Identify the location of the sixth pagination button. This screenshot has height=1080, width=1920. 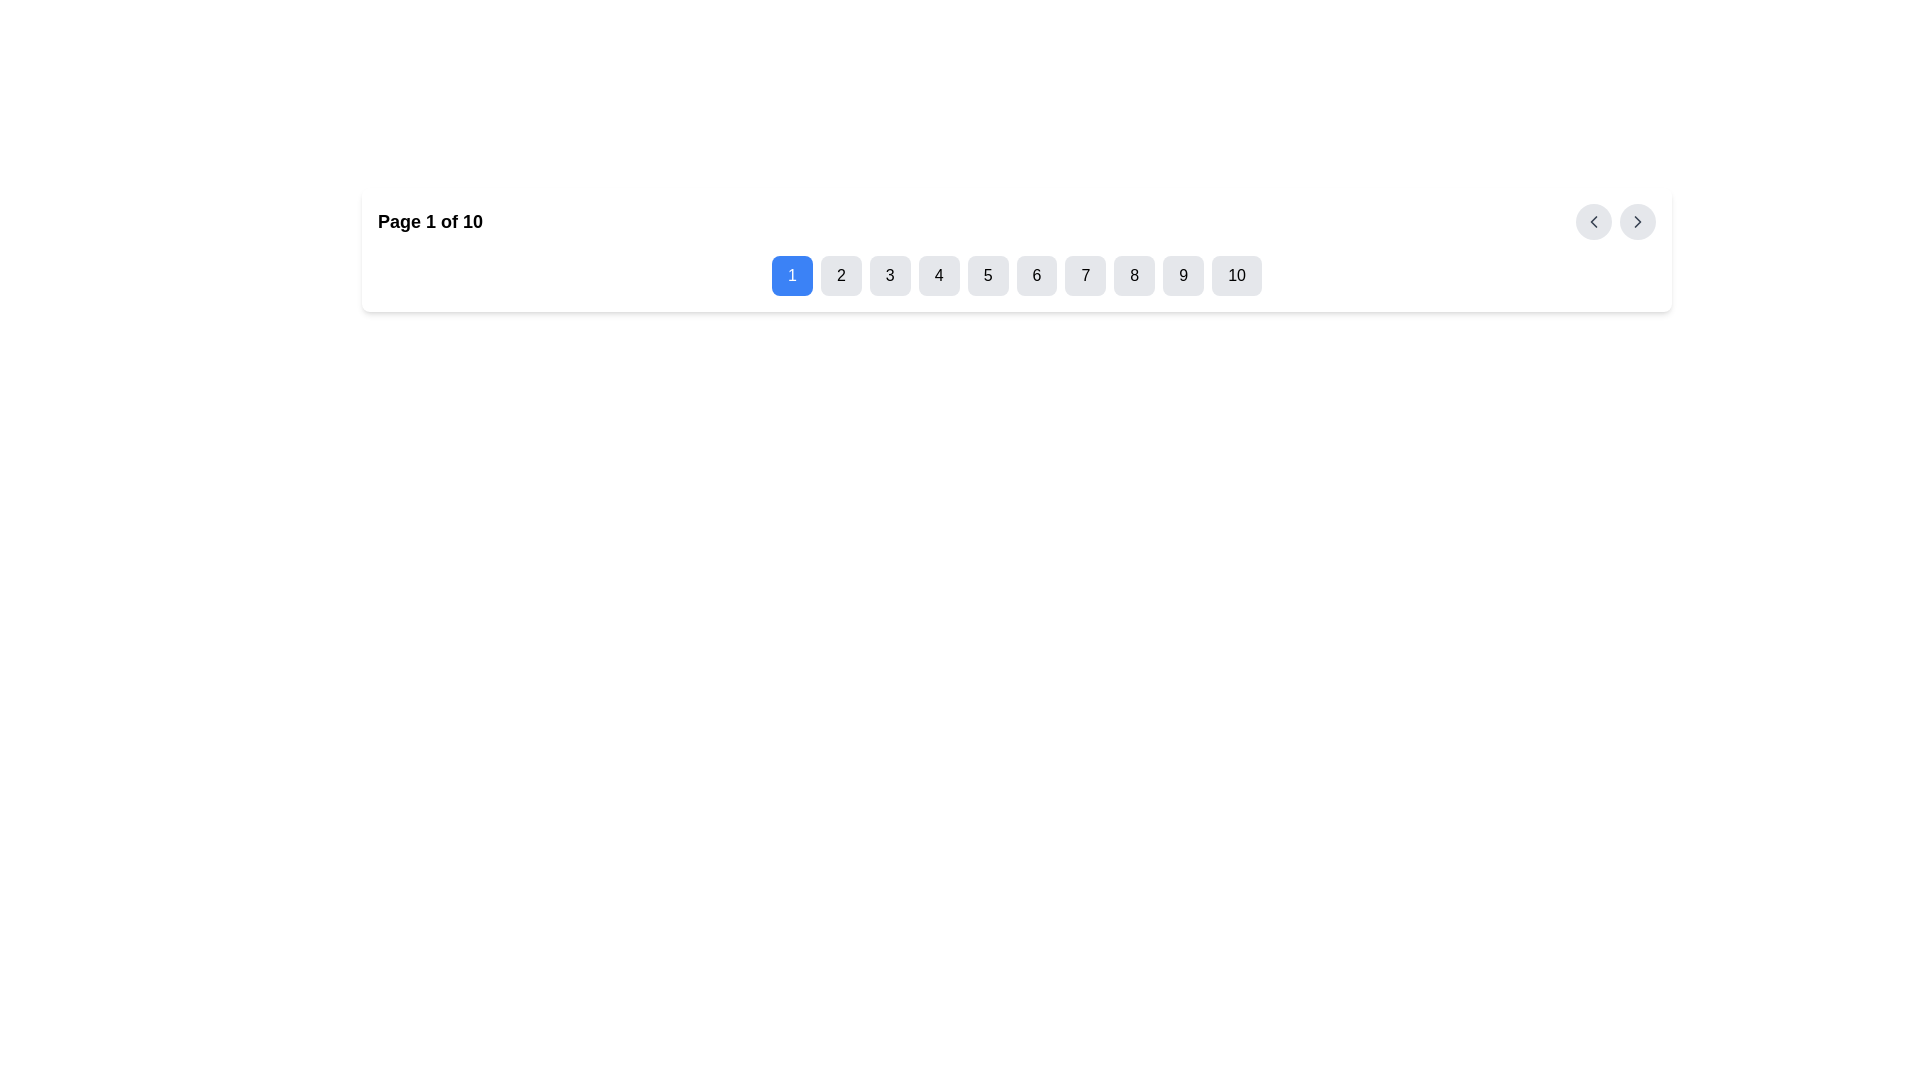
(1036, 276).